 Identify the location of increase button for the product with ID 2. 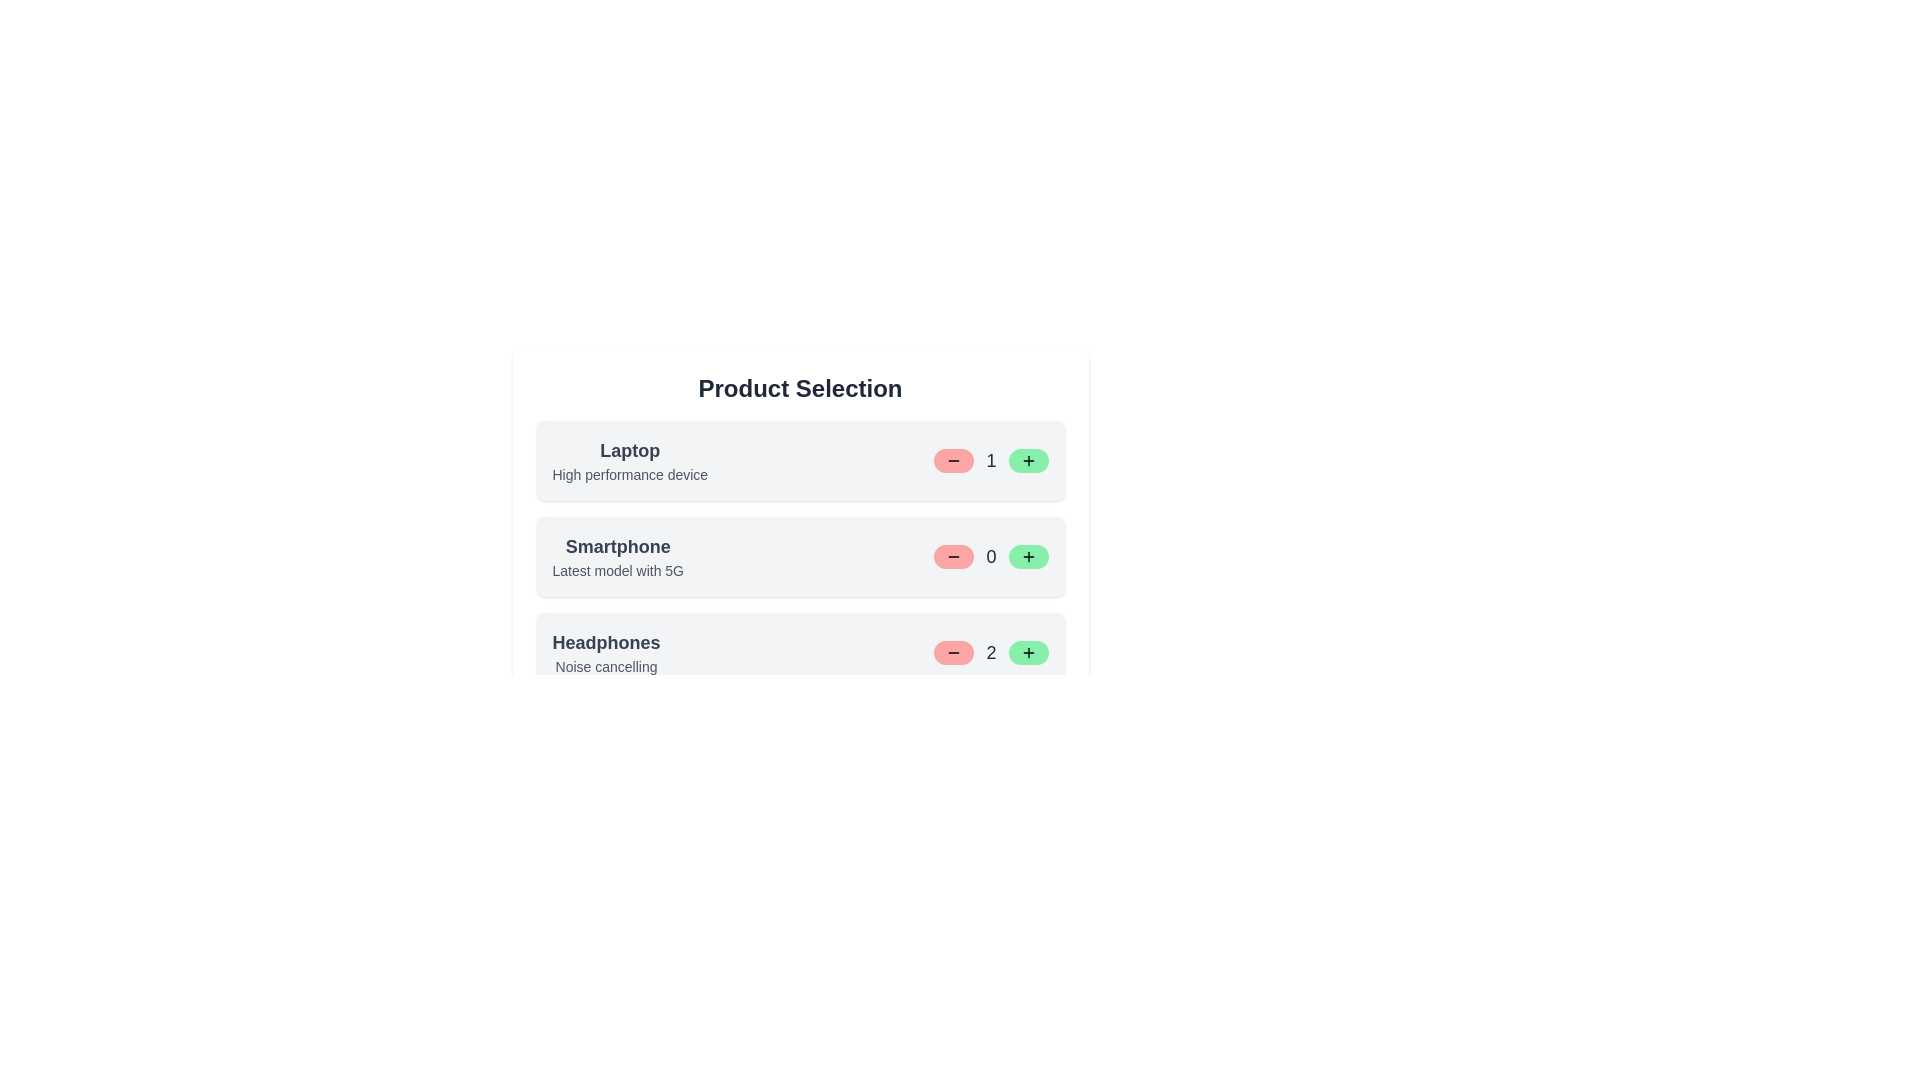
(1028, 556).